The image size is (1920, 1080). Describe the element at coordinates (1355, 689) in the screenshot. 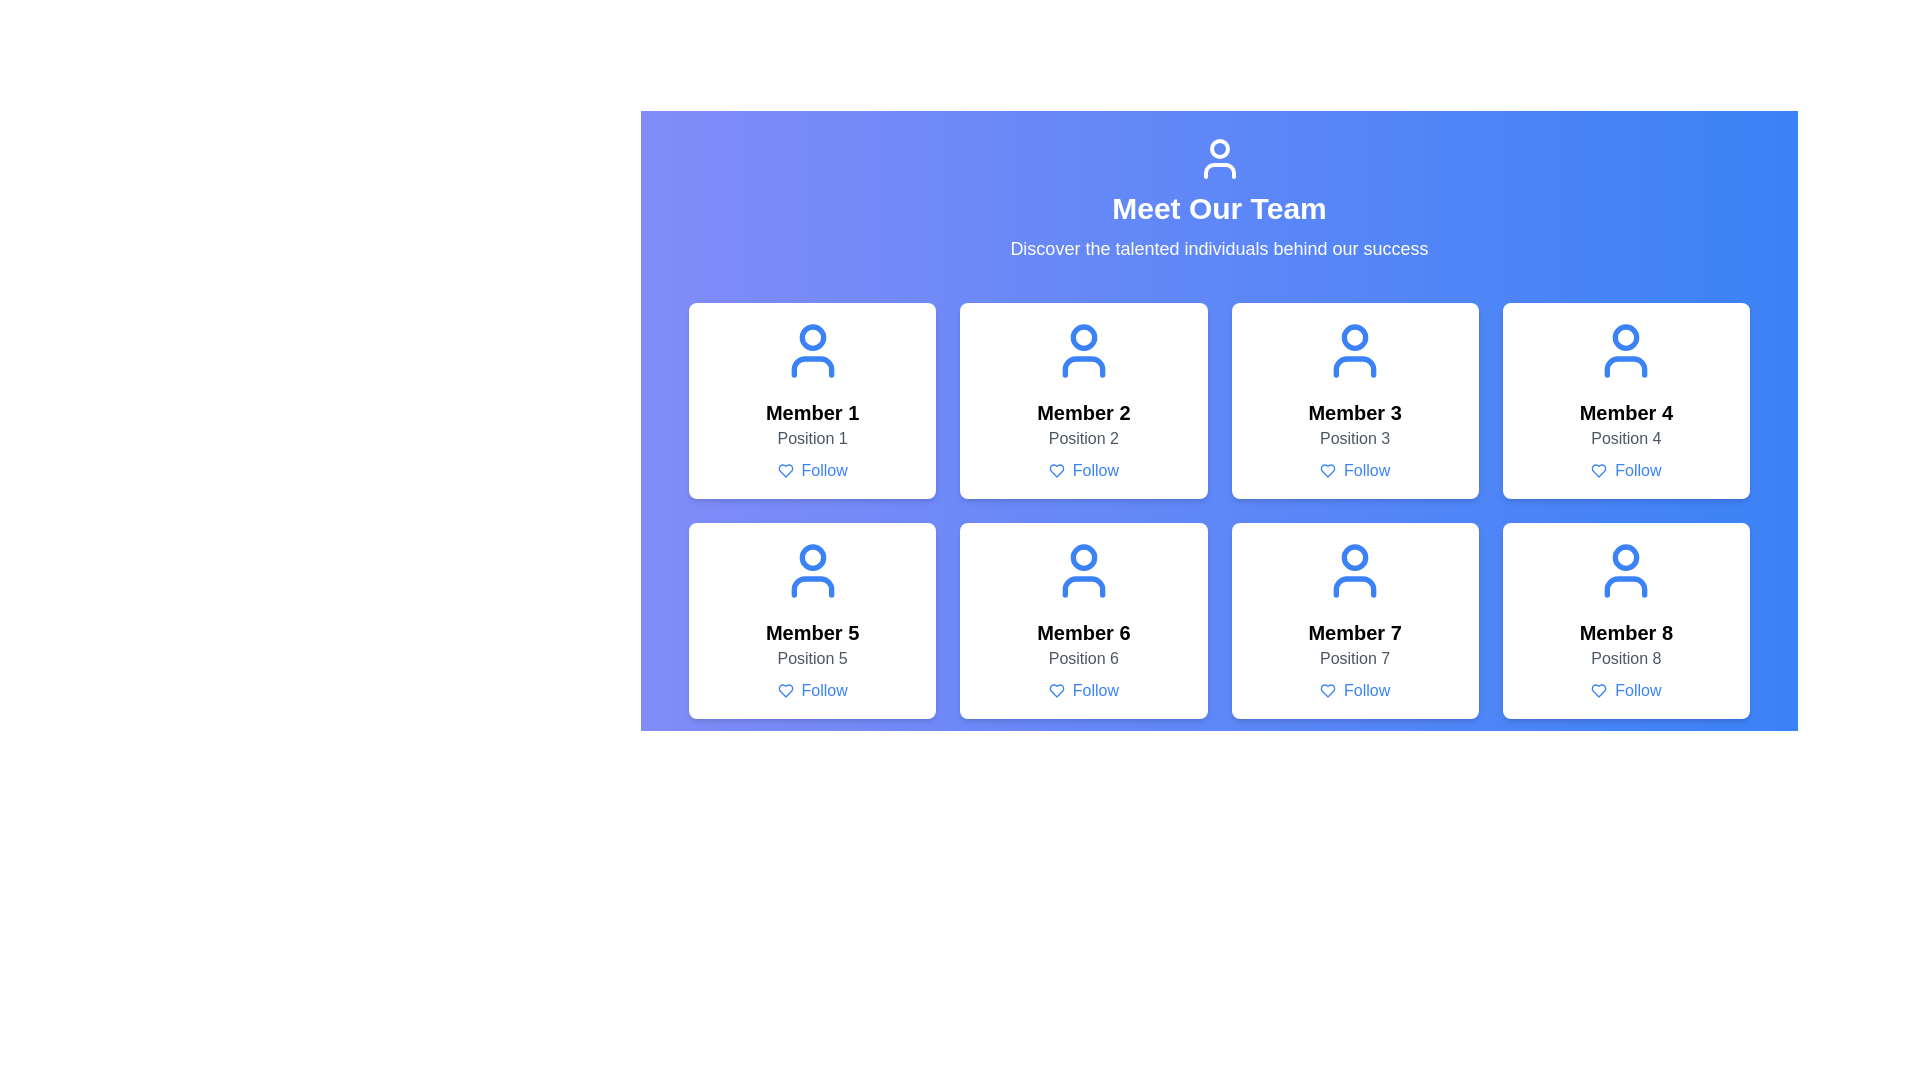

I see `the interactive link with an icon located at the bottom of the Member 7 card, which initiates a follow action for the corresponding member` at that location.